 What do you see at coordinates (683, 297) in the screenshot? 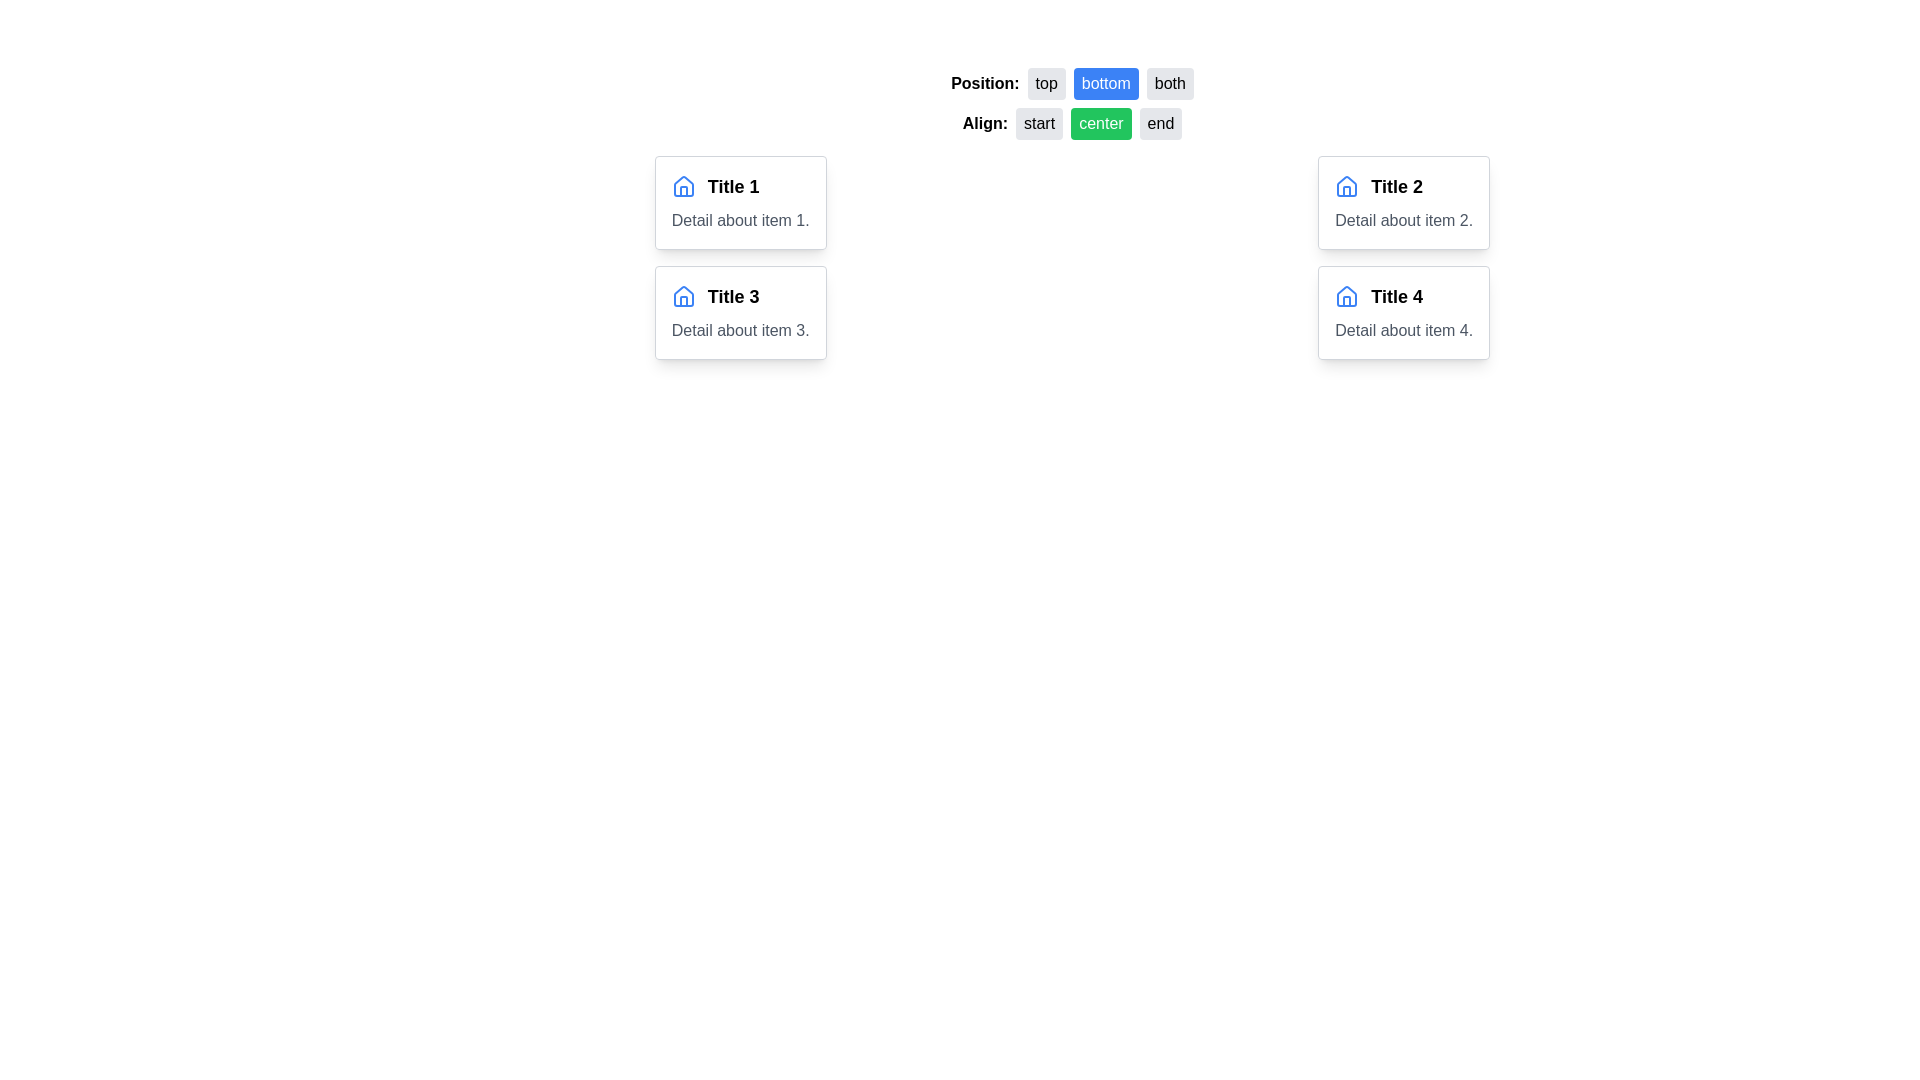
I see `the house icon located in the card labeled 'Title 3' positioned in the bottom-left region of the layout` at bounding box center [683, 297].